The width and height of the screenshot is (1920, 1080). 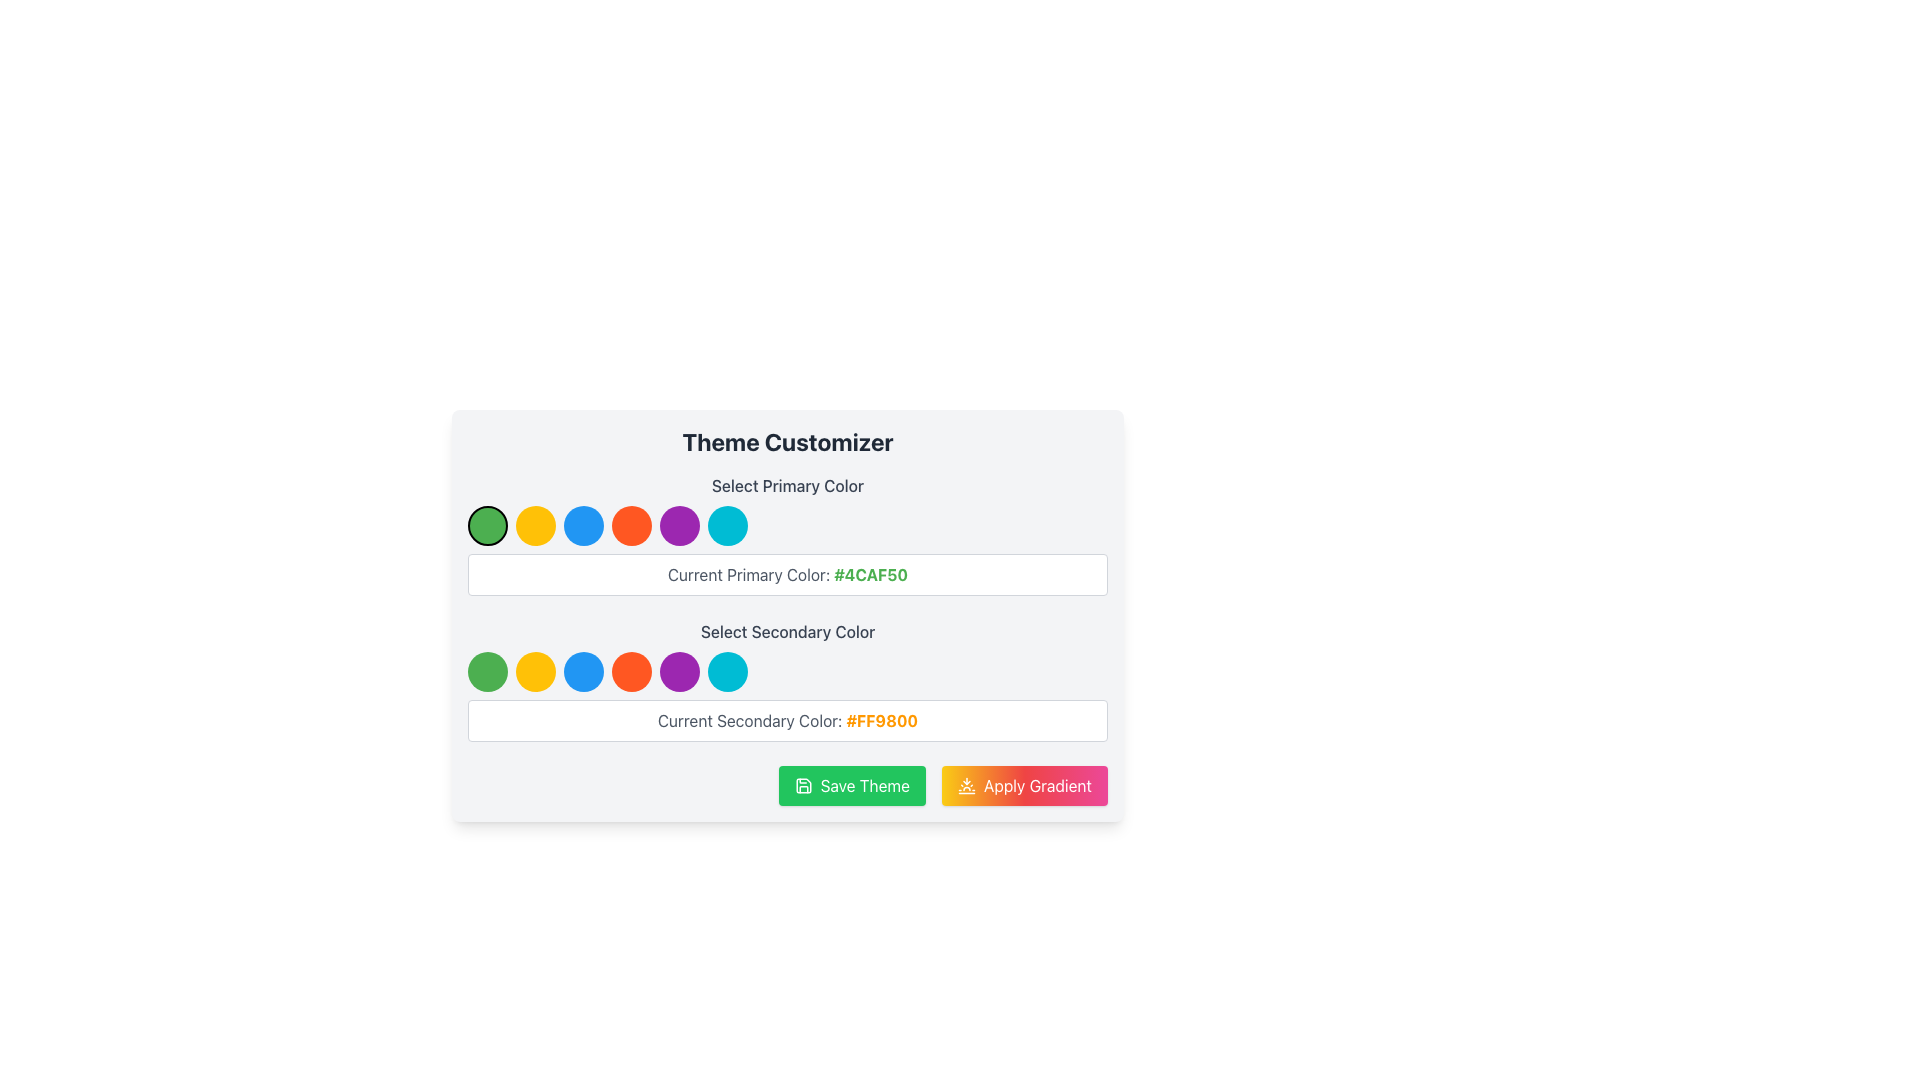 I want to click on the circular button in the color selection interface labeled 'Select Primary Color' to choose a new primary color, so click(x=786, y=534).